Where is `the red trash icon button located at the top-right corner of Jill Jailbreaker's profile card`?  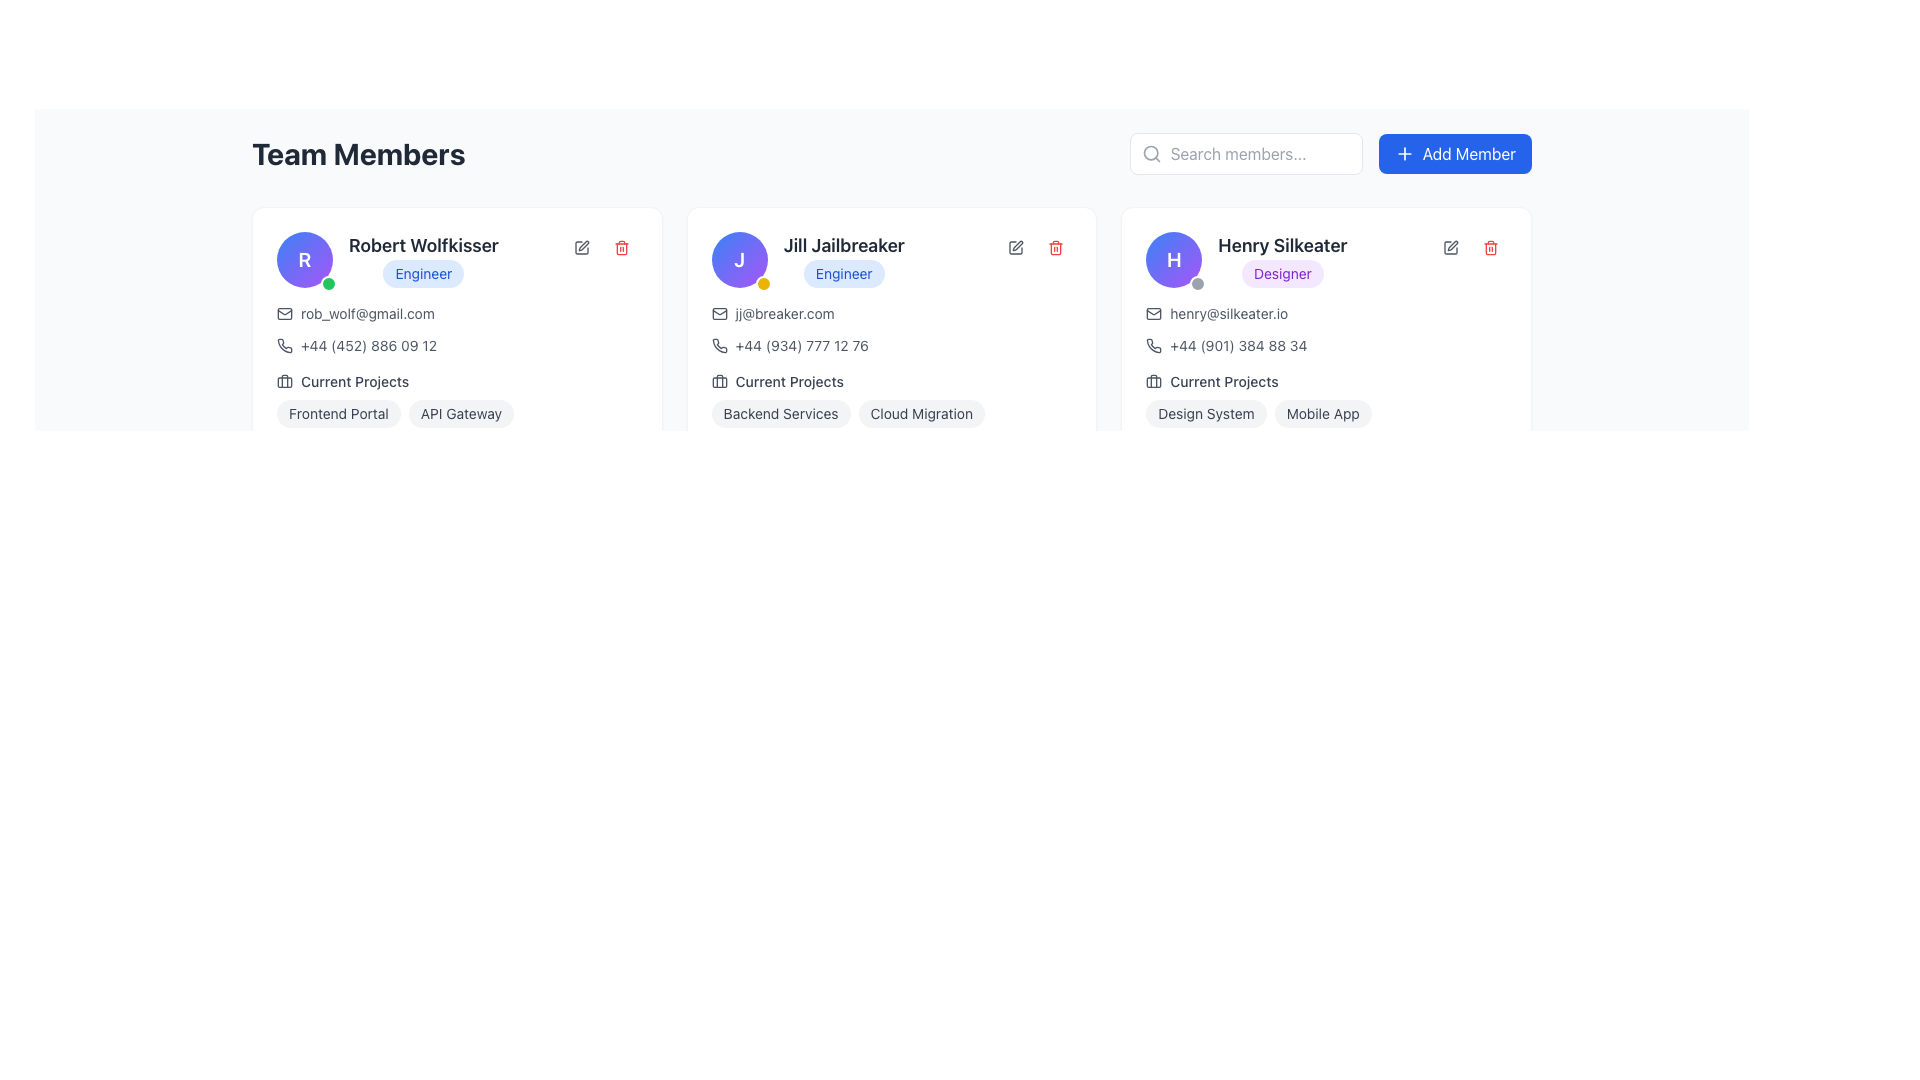 the red trash icon button located at the top-right corner of Jill Jailbreaker's profile card is located at coordinates (1055, 246).